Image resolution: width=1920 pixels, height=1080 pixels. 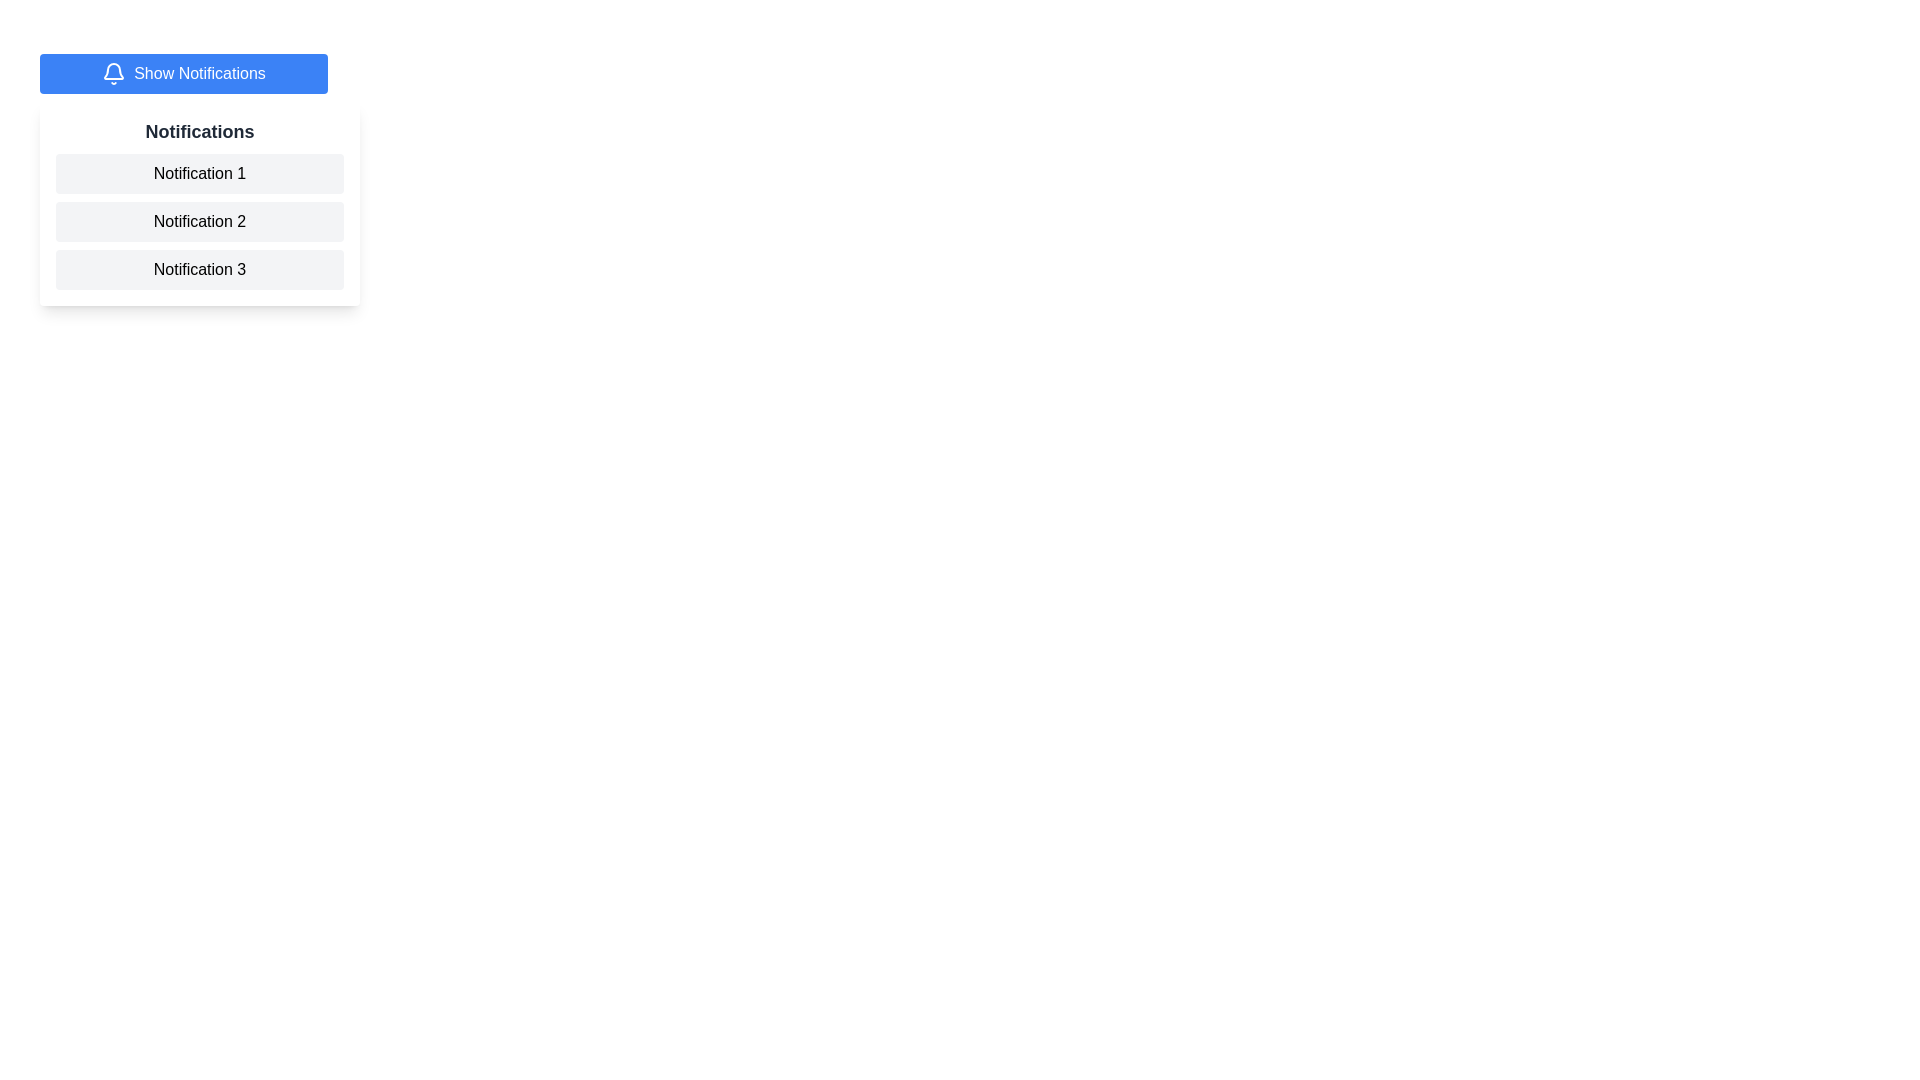 What do you see at coordinates (200, 131) in the screenshot?
I see `the 'Notifications' text heading element, which is styled in bold and large dark gray font at the top of the notification panel` at bounding box center [200, 131].